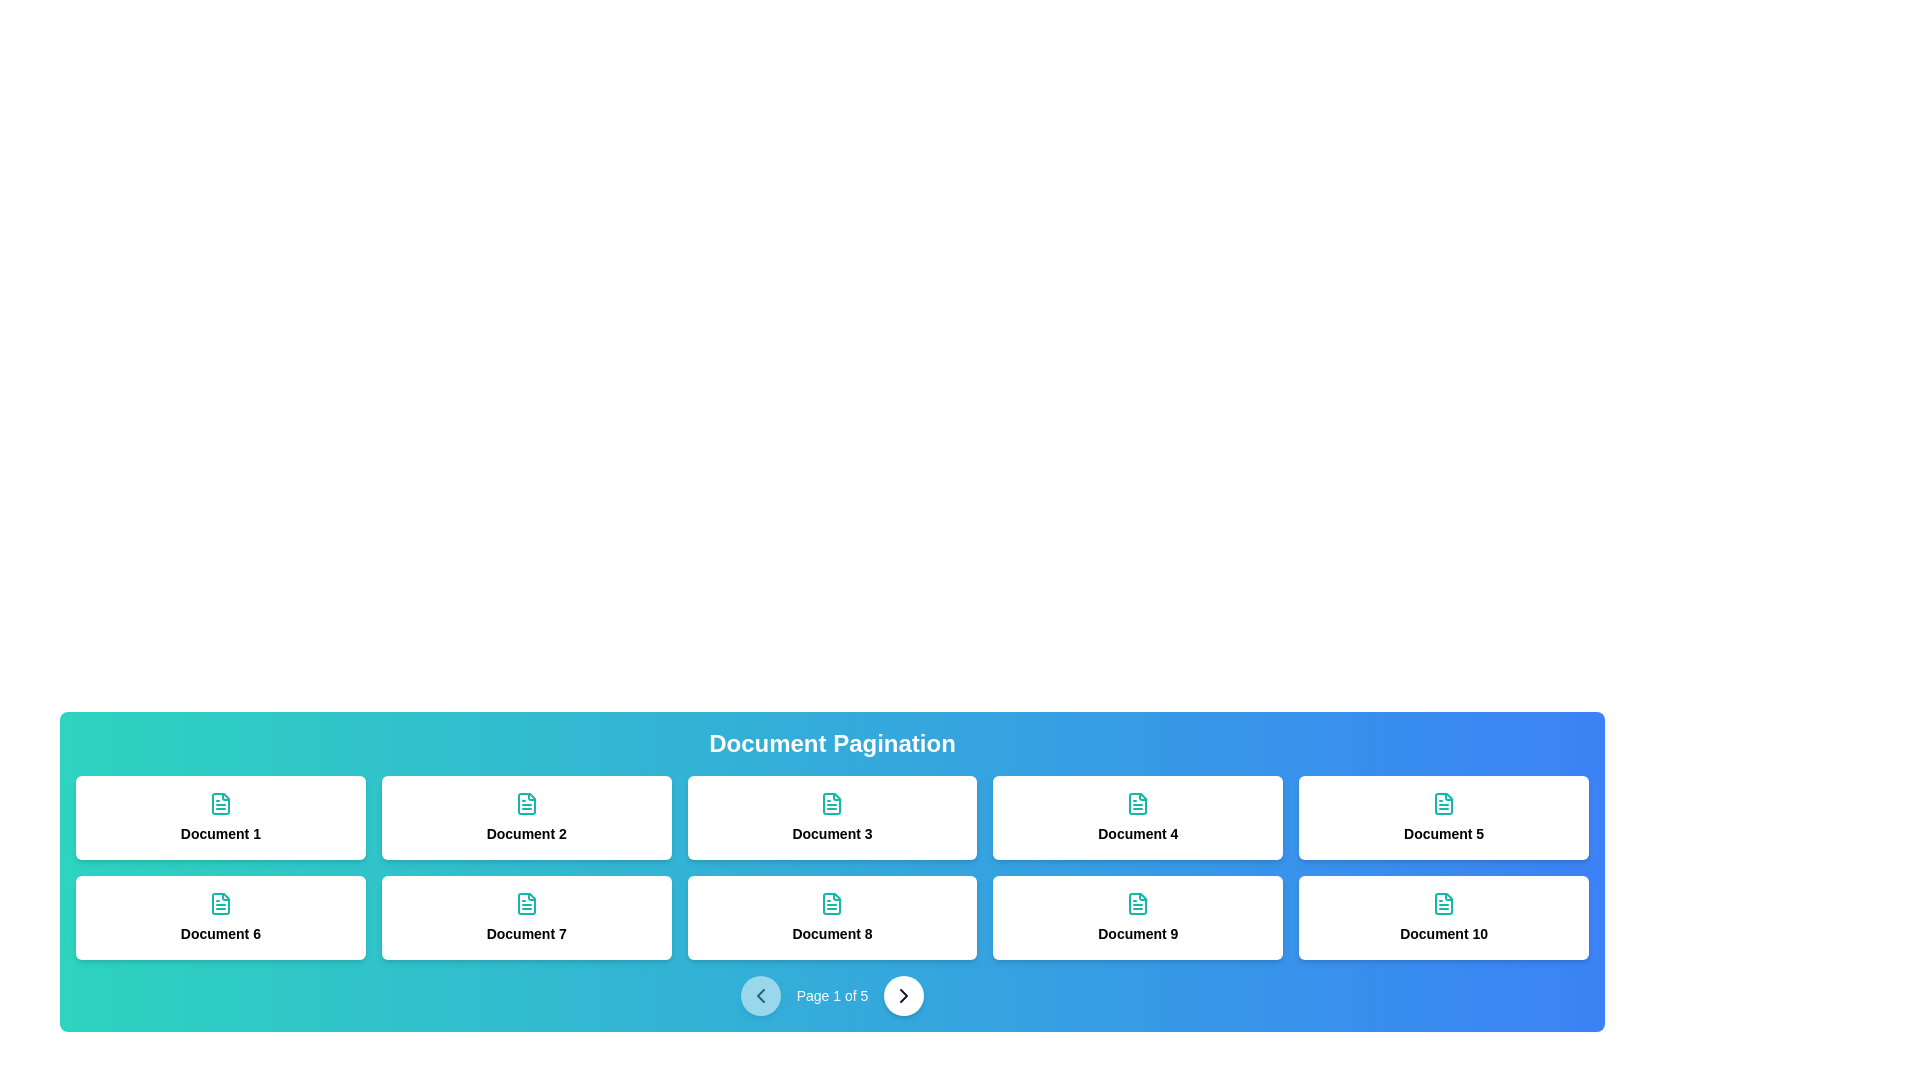  Describe the element at coordinates (903, 995) in the screenshot. I see `the circular button with a white background and dark right-facing chevron icon, located near the bottom center of the interface, part of the pagination control group` at that location.